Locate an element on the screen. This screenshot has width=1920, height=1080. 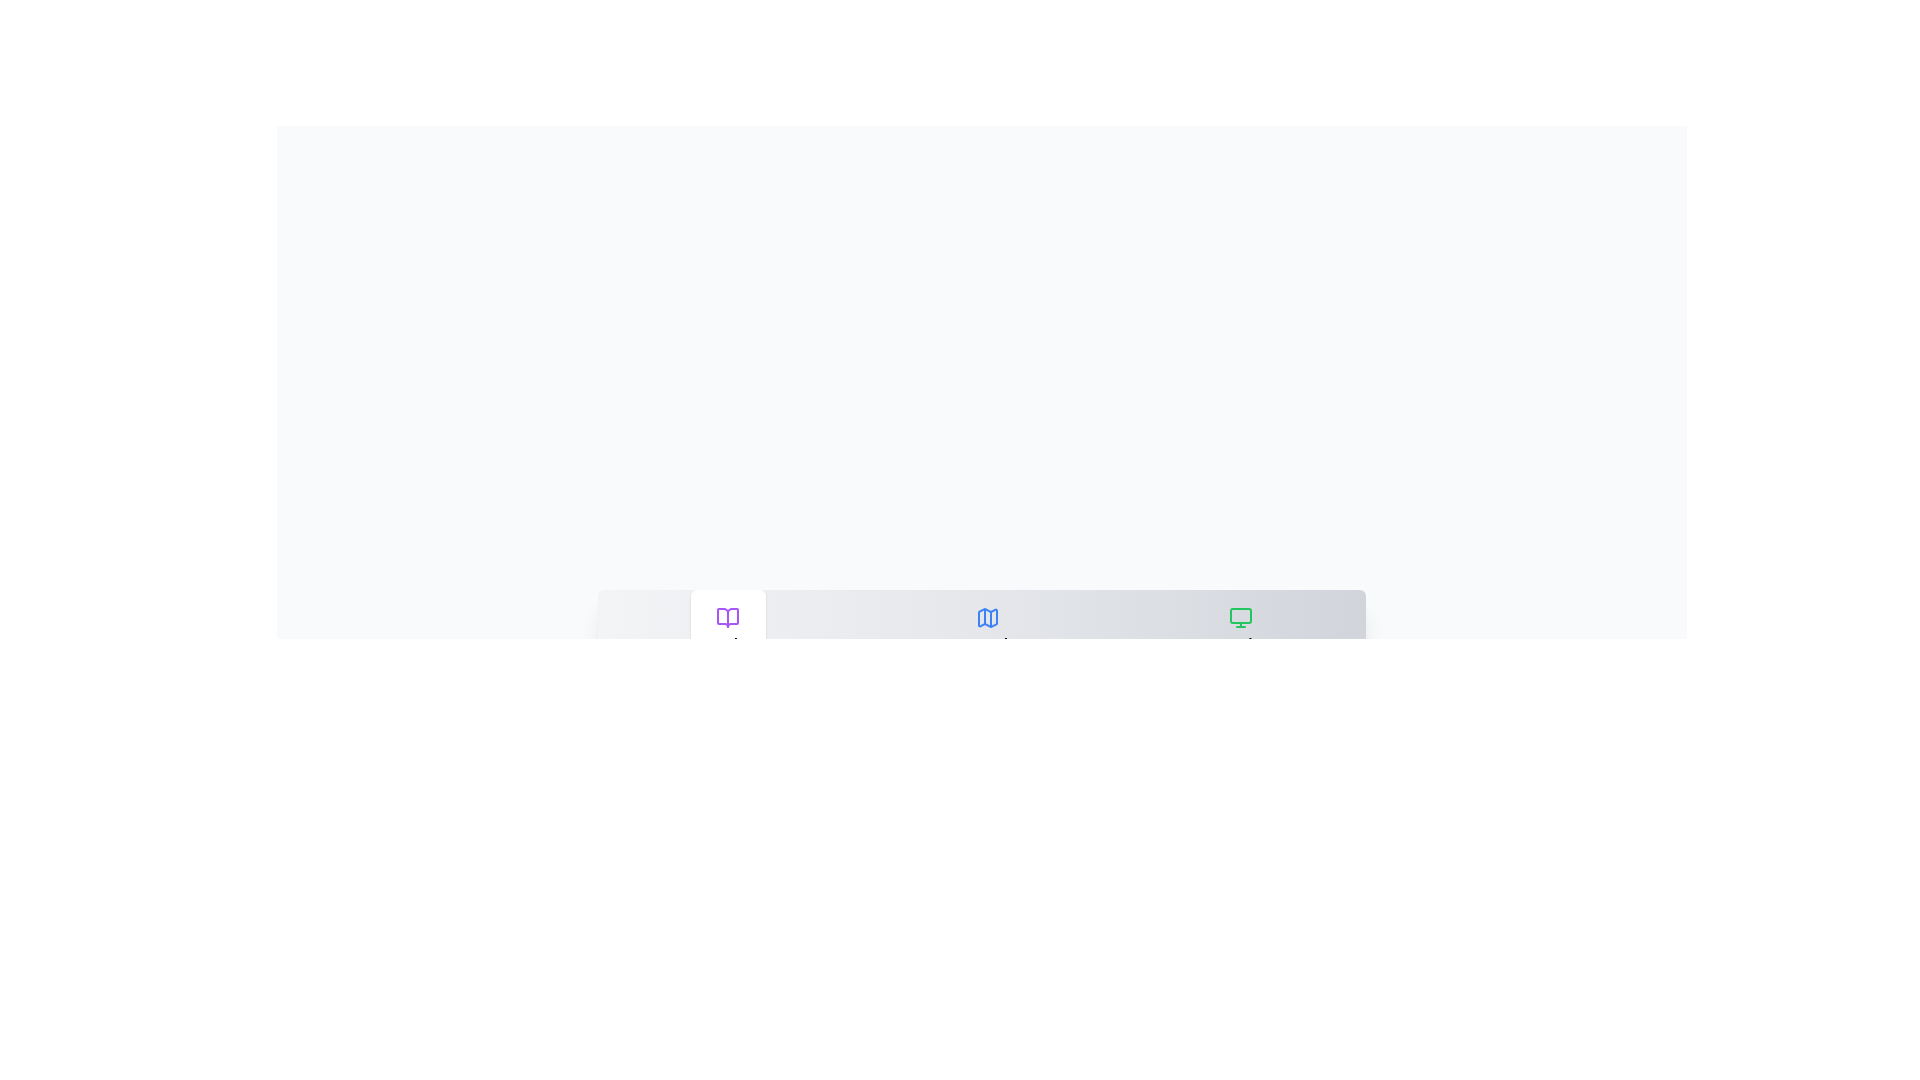
the tab labeled Tech is located at coordinates (1240, 628).